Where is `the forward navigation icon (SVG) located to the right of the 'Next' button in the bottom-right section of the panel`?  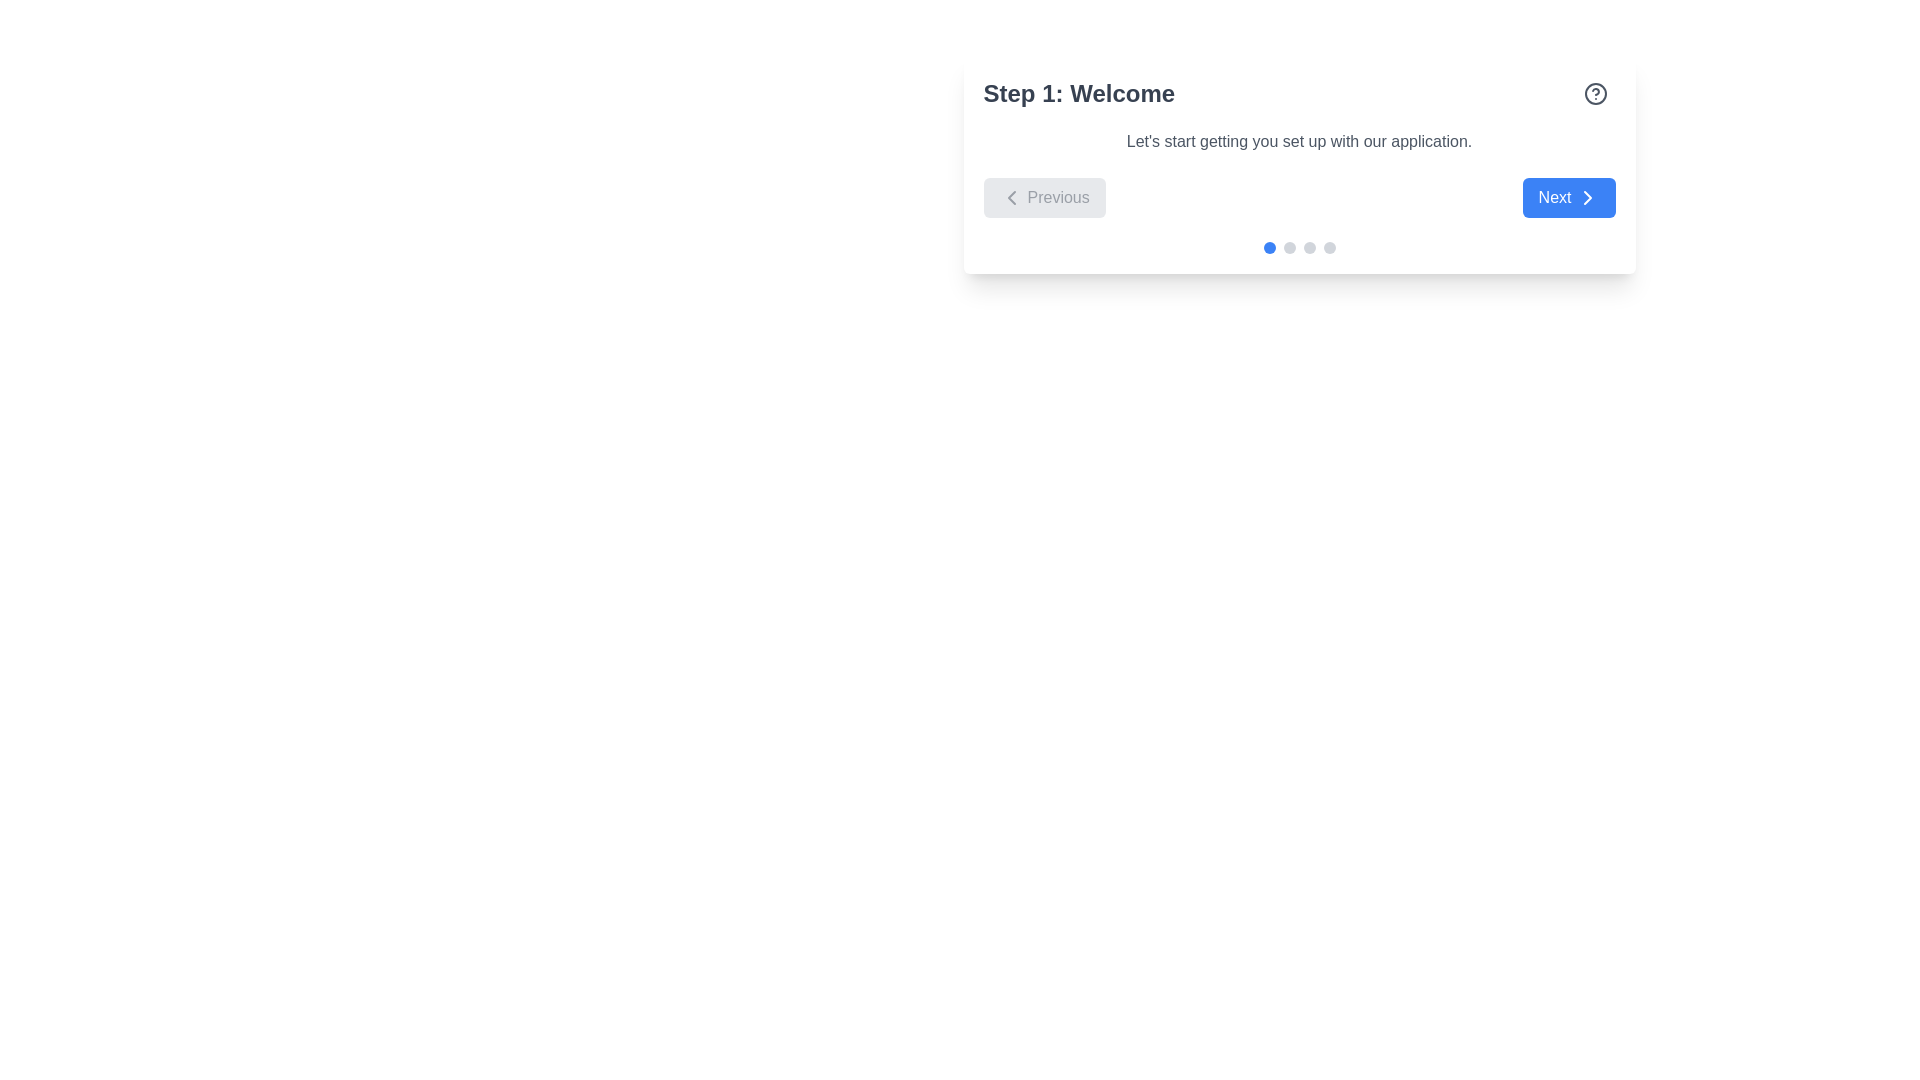 the forward navigation icon (SVG) located to the right of the 'Next' button in the bottom-right section of the panel is located at coordinates (1586, 197).